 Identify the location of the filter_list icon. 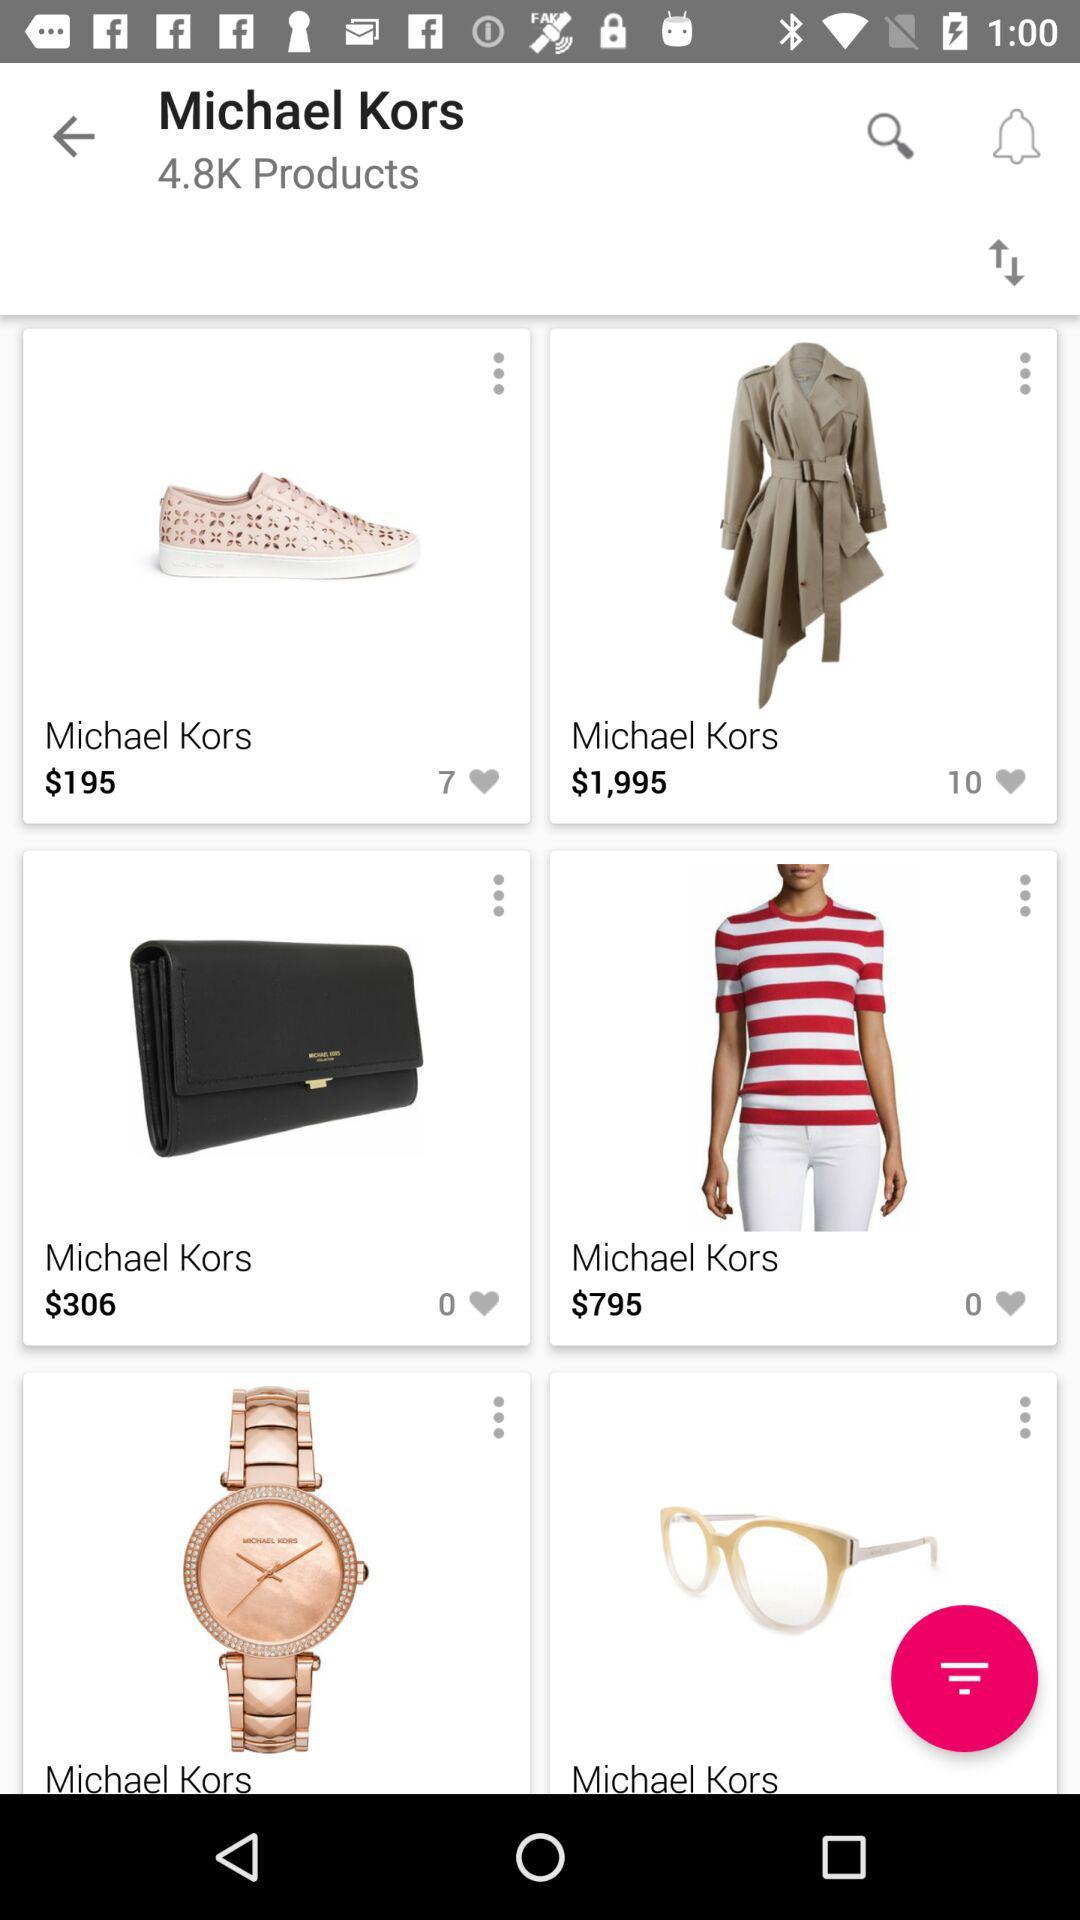
(963, 1678).